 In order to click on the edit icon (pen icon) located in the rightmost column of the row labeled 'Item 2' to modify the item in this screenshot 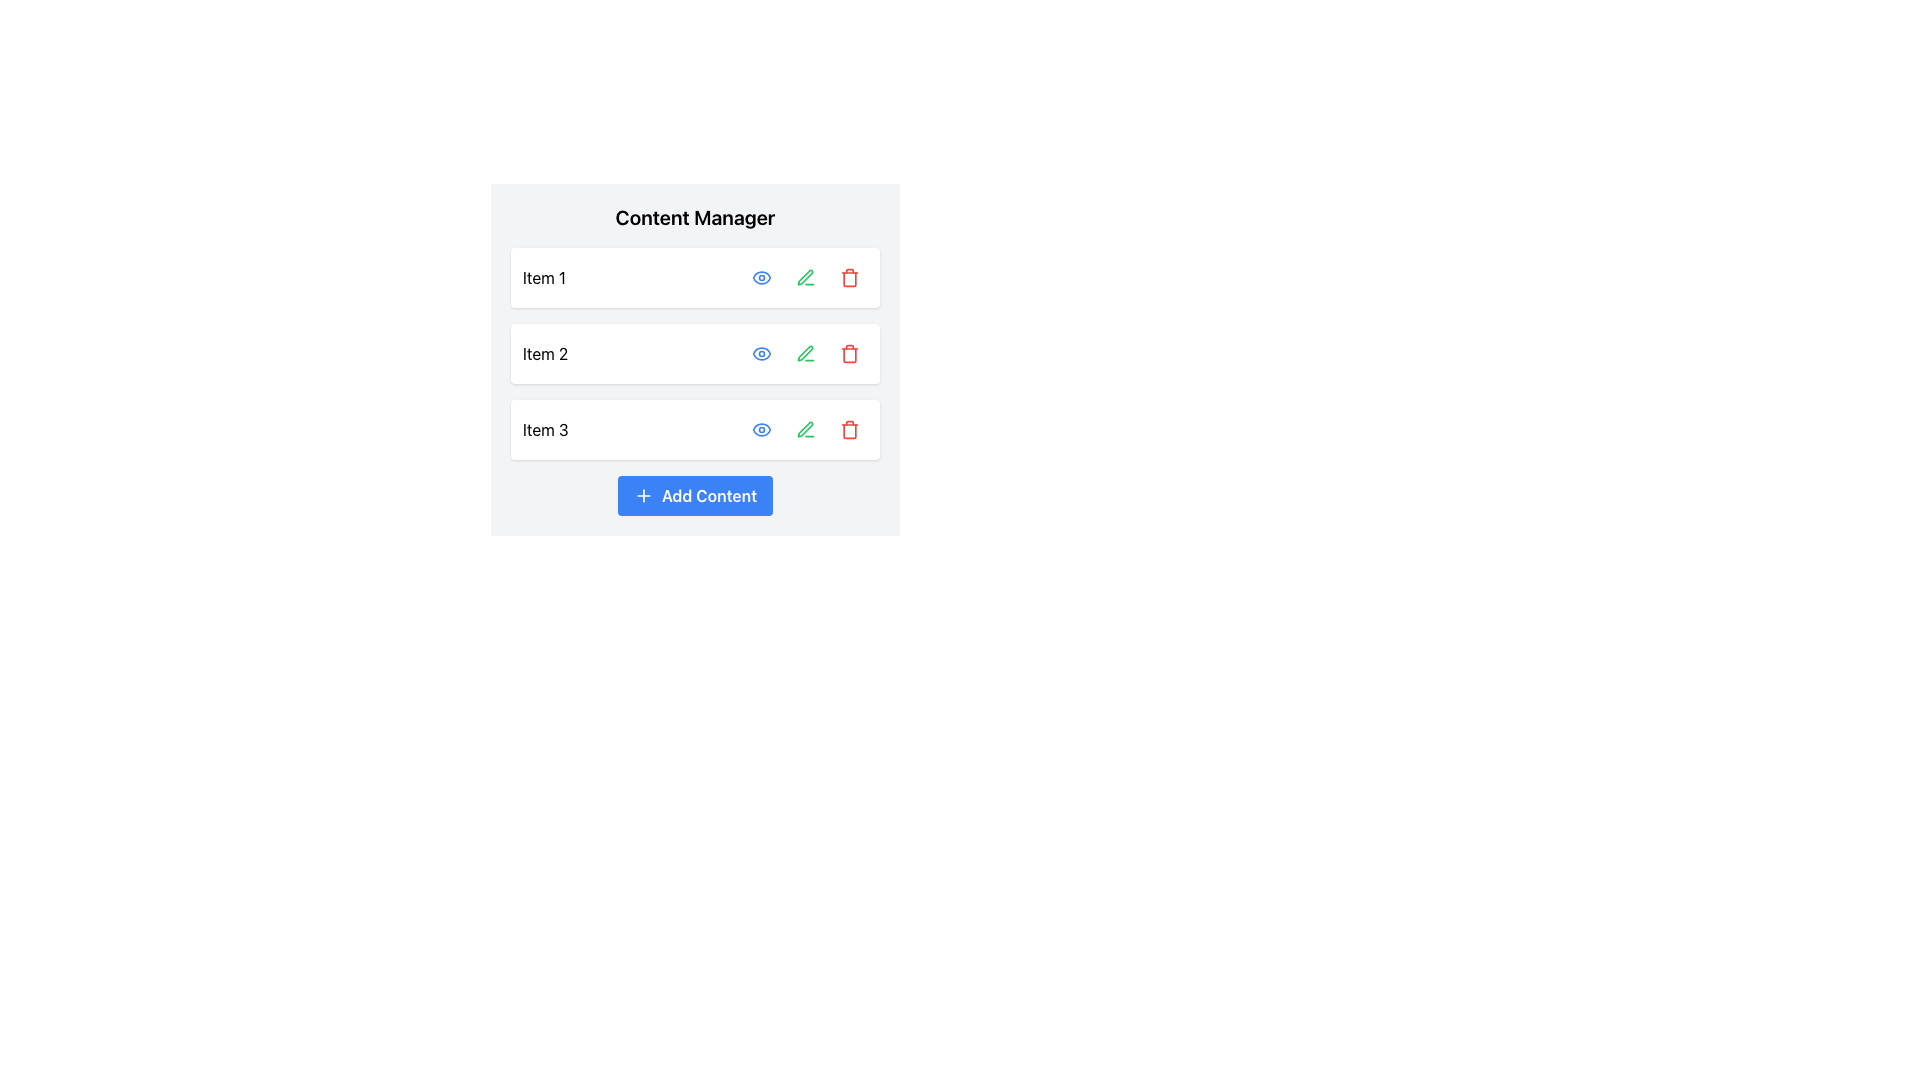, I will do `click(805, 352)`.